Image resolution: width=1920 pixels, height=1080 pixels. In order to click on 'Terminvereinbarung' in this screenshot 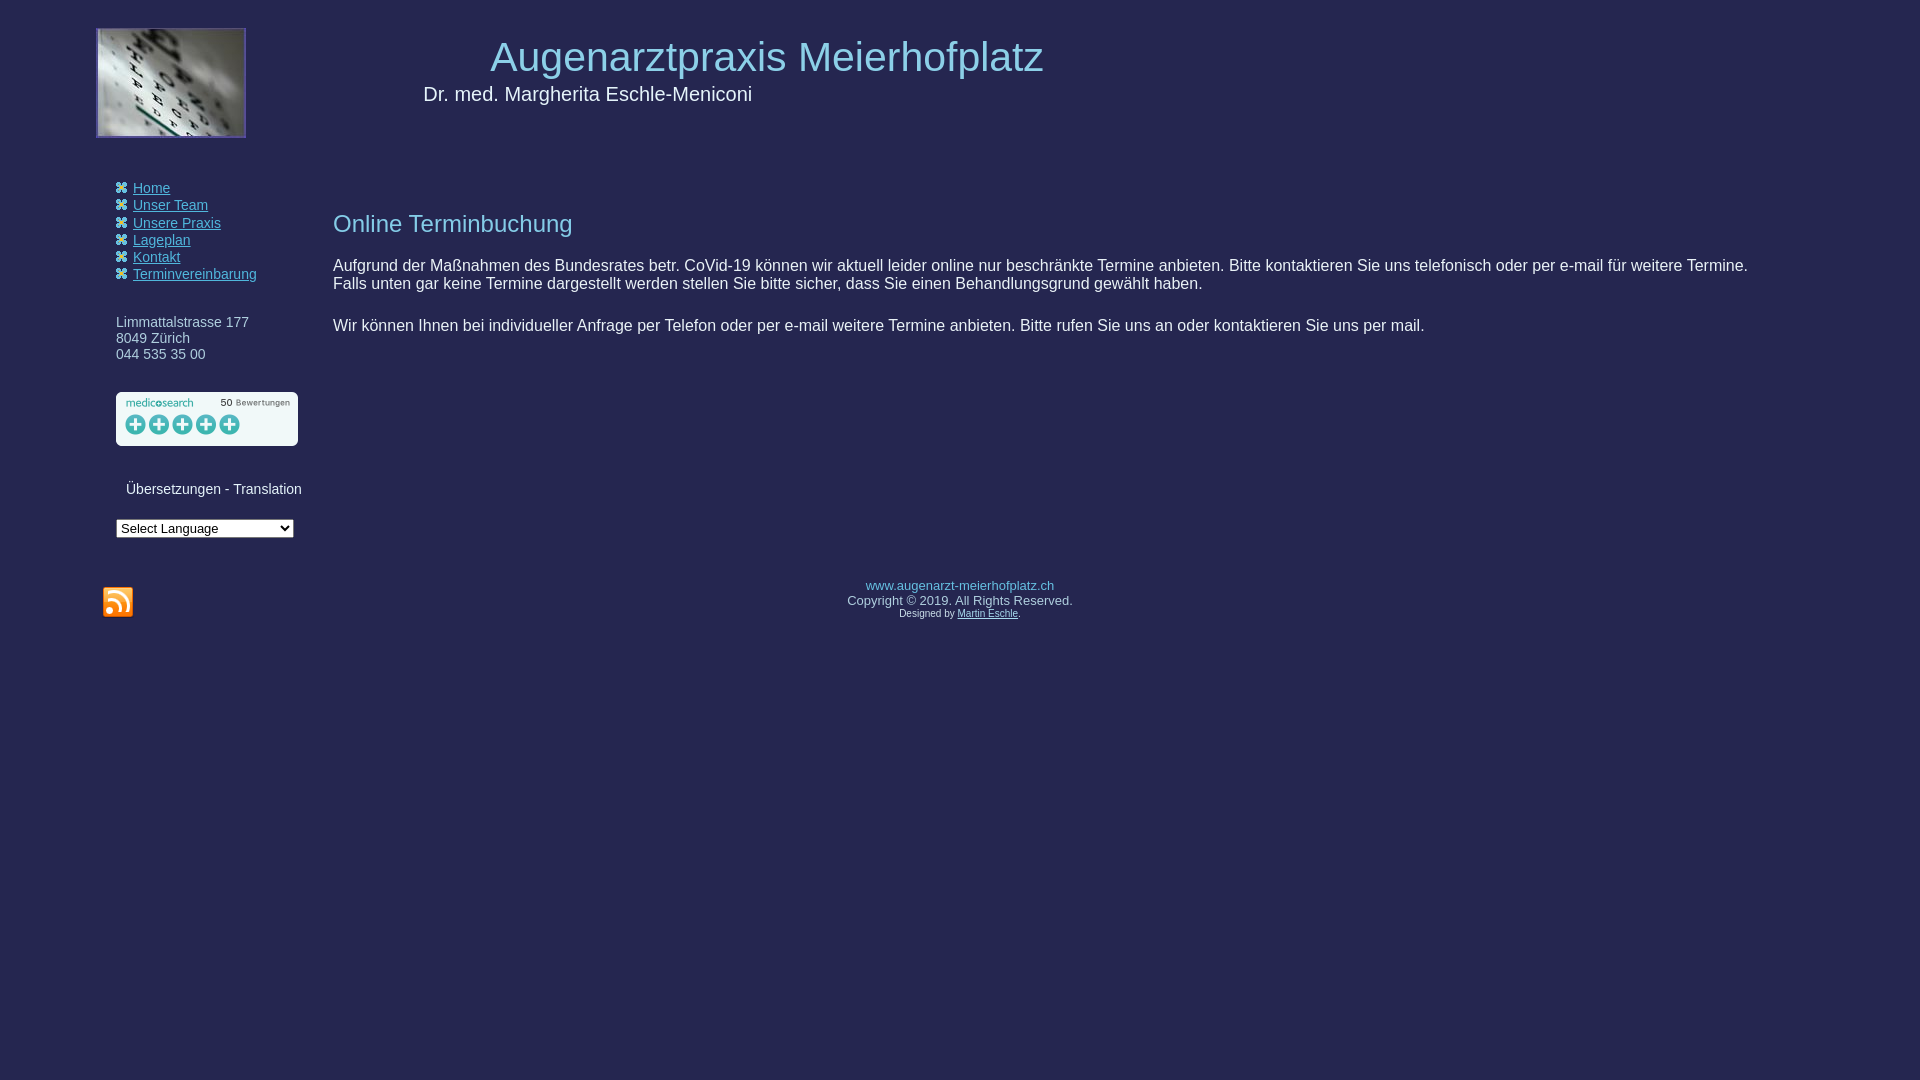, I will do `click(195, 273)`.